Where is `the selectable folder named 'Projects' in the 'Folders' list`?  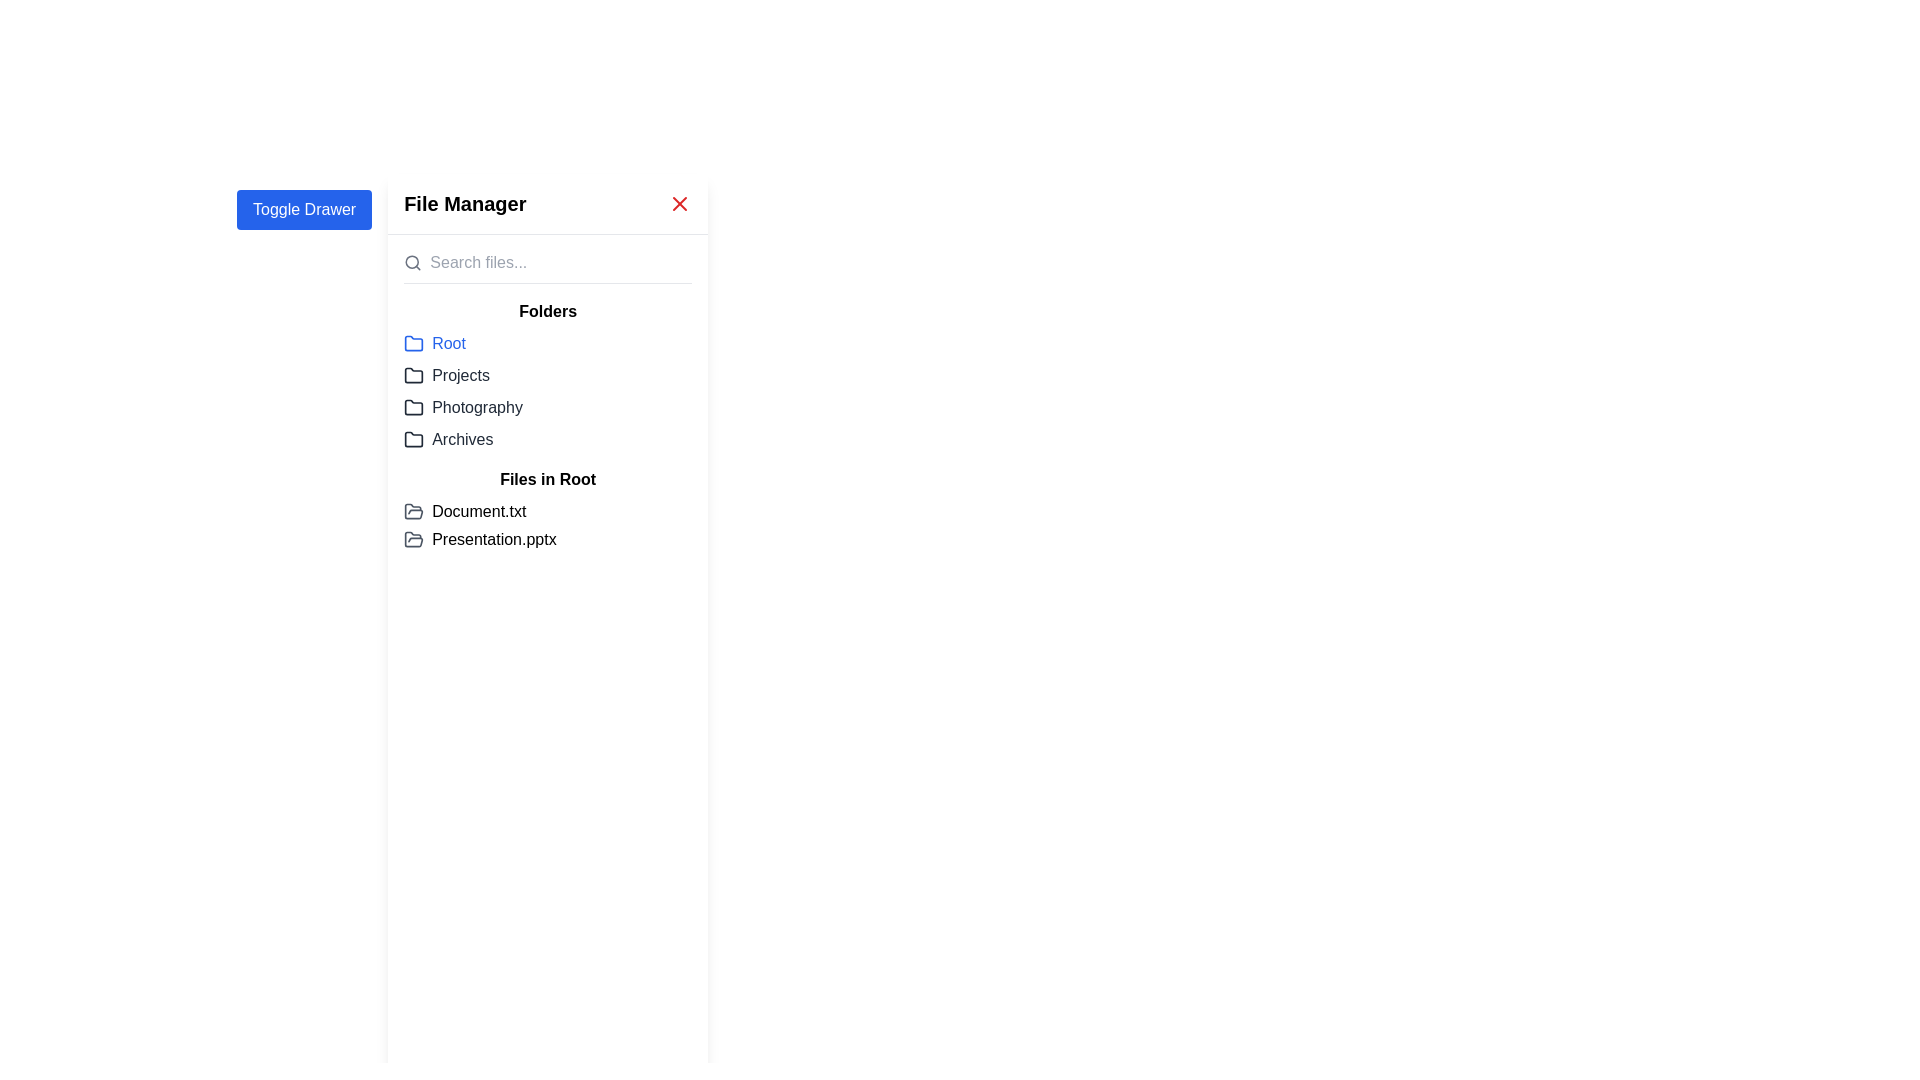
the selectable folder named 'Projects' in the 'Folders' list is located at coordinates (548, 375).